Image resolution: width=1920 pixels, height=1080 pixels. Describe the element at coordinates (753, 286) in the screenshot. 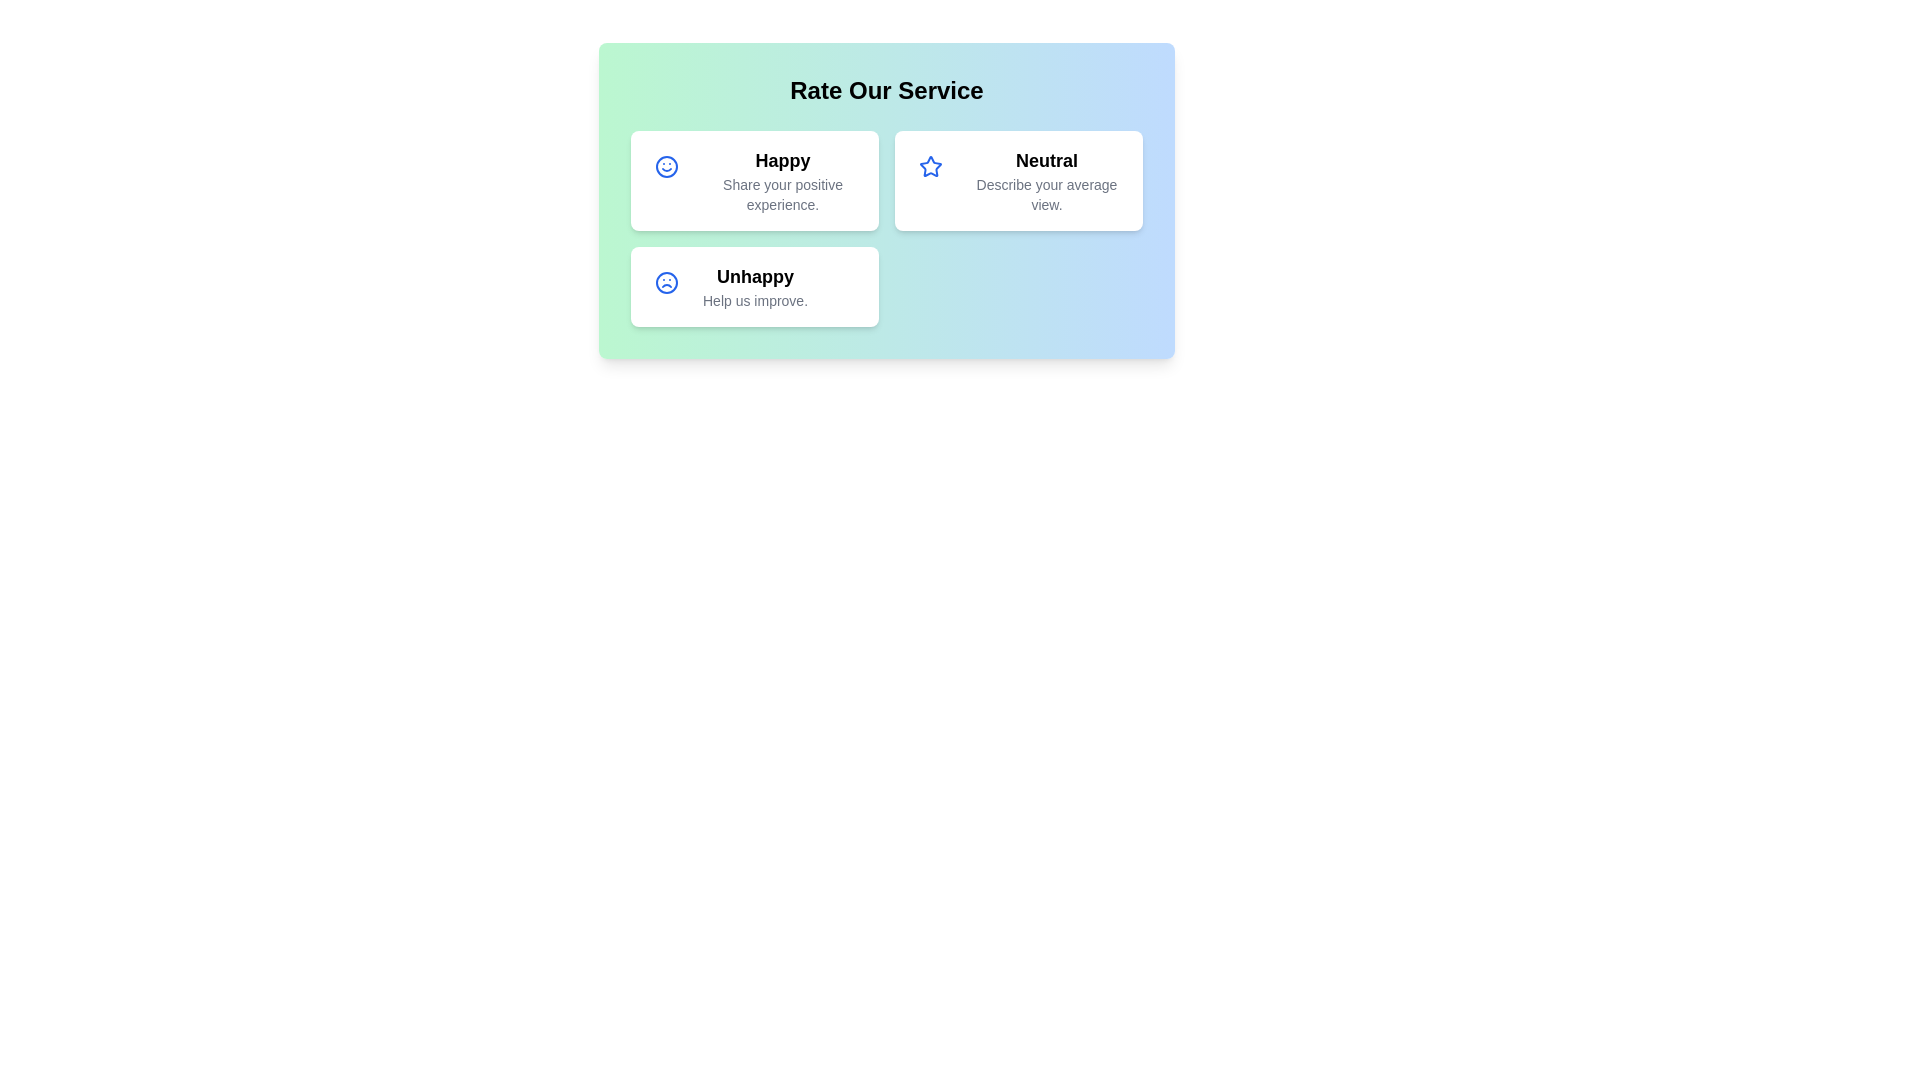

I see `the 'Unhappy' rating card` at that location.